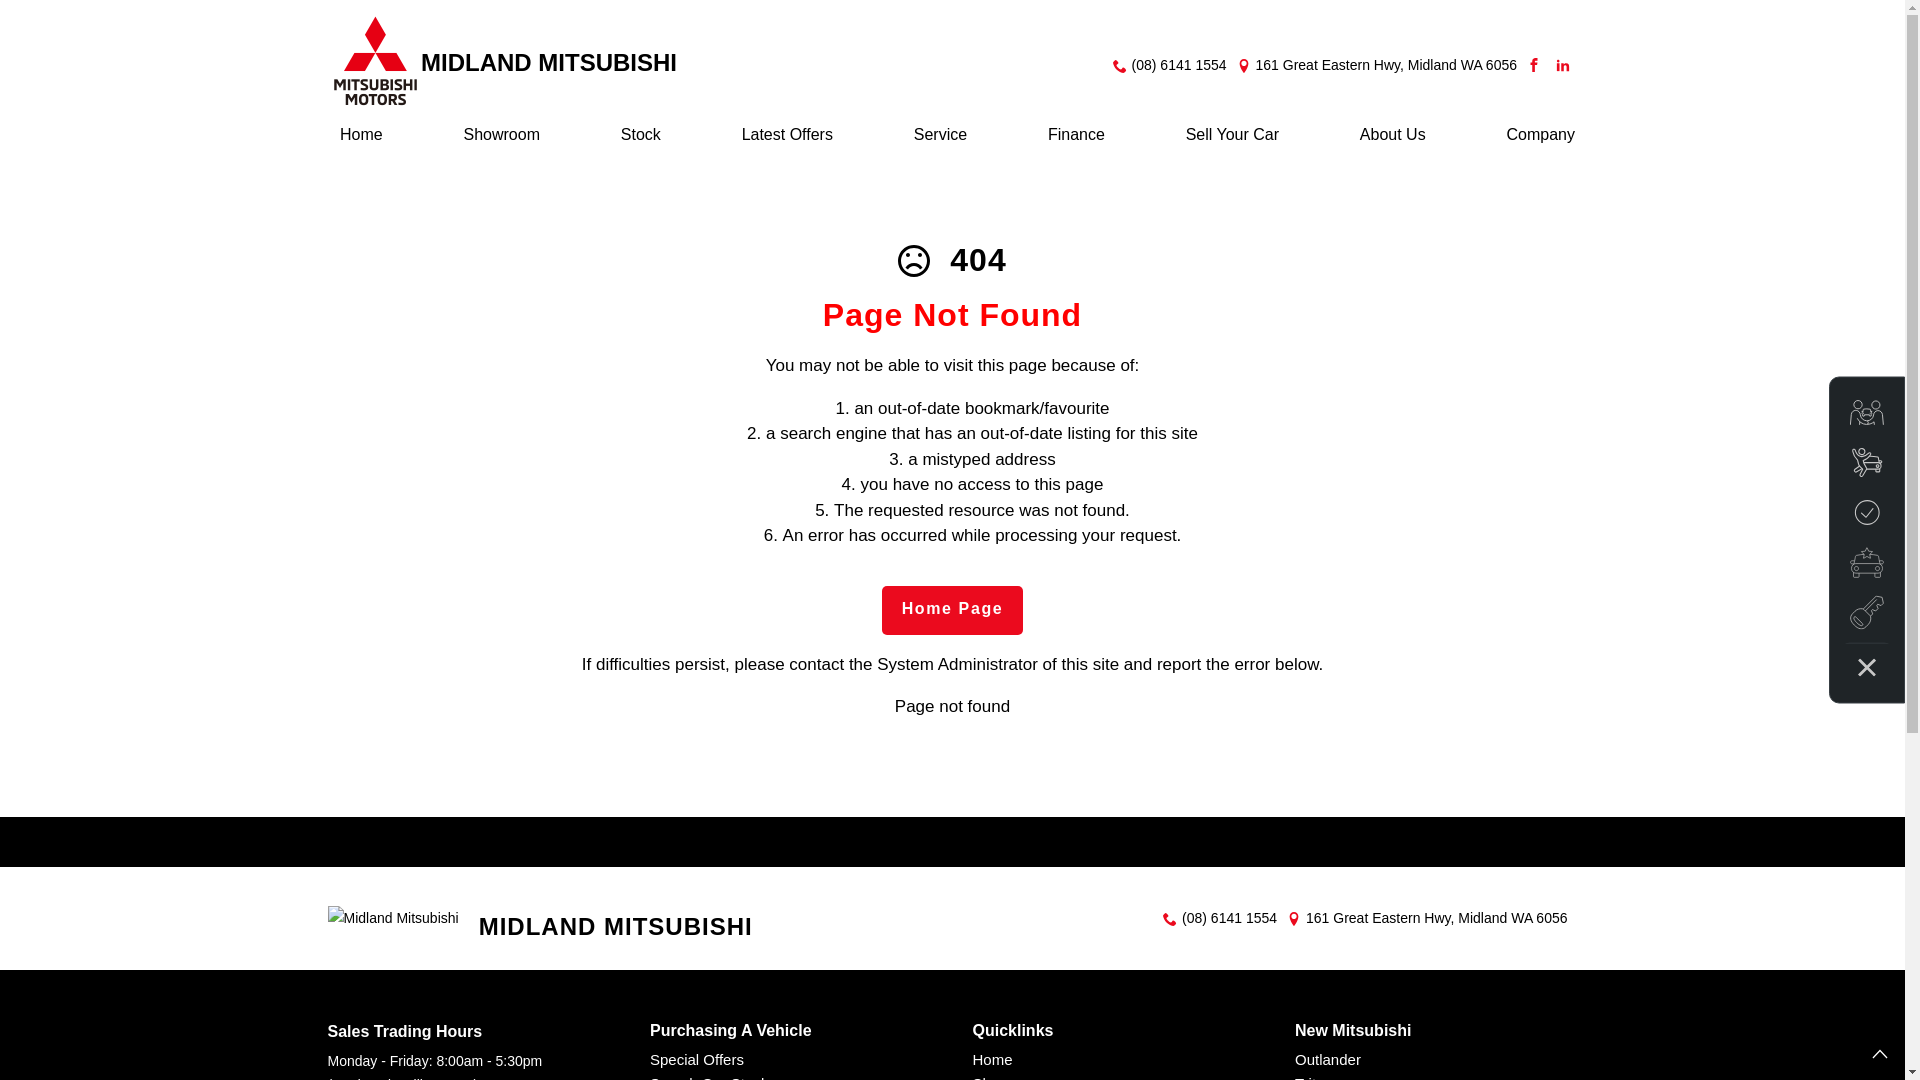 The width and height of the screenshot is (1920, 1080). I want to click on 'Home Page', so click(952, 609).